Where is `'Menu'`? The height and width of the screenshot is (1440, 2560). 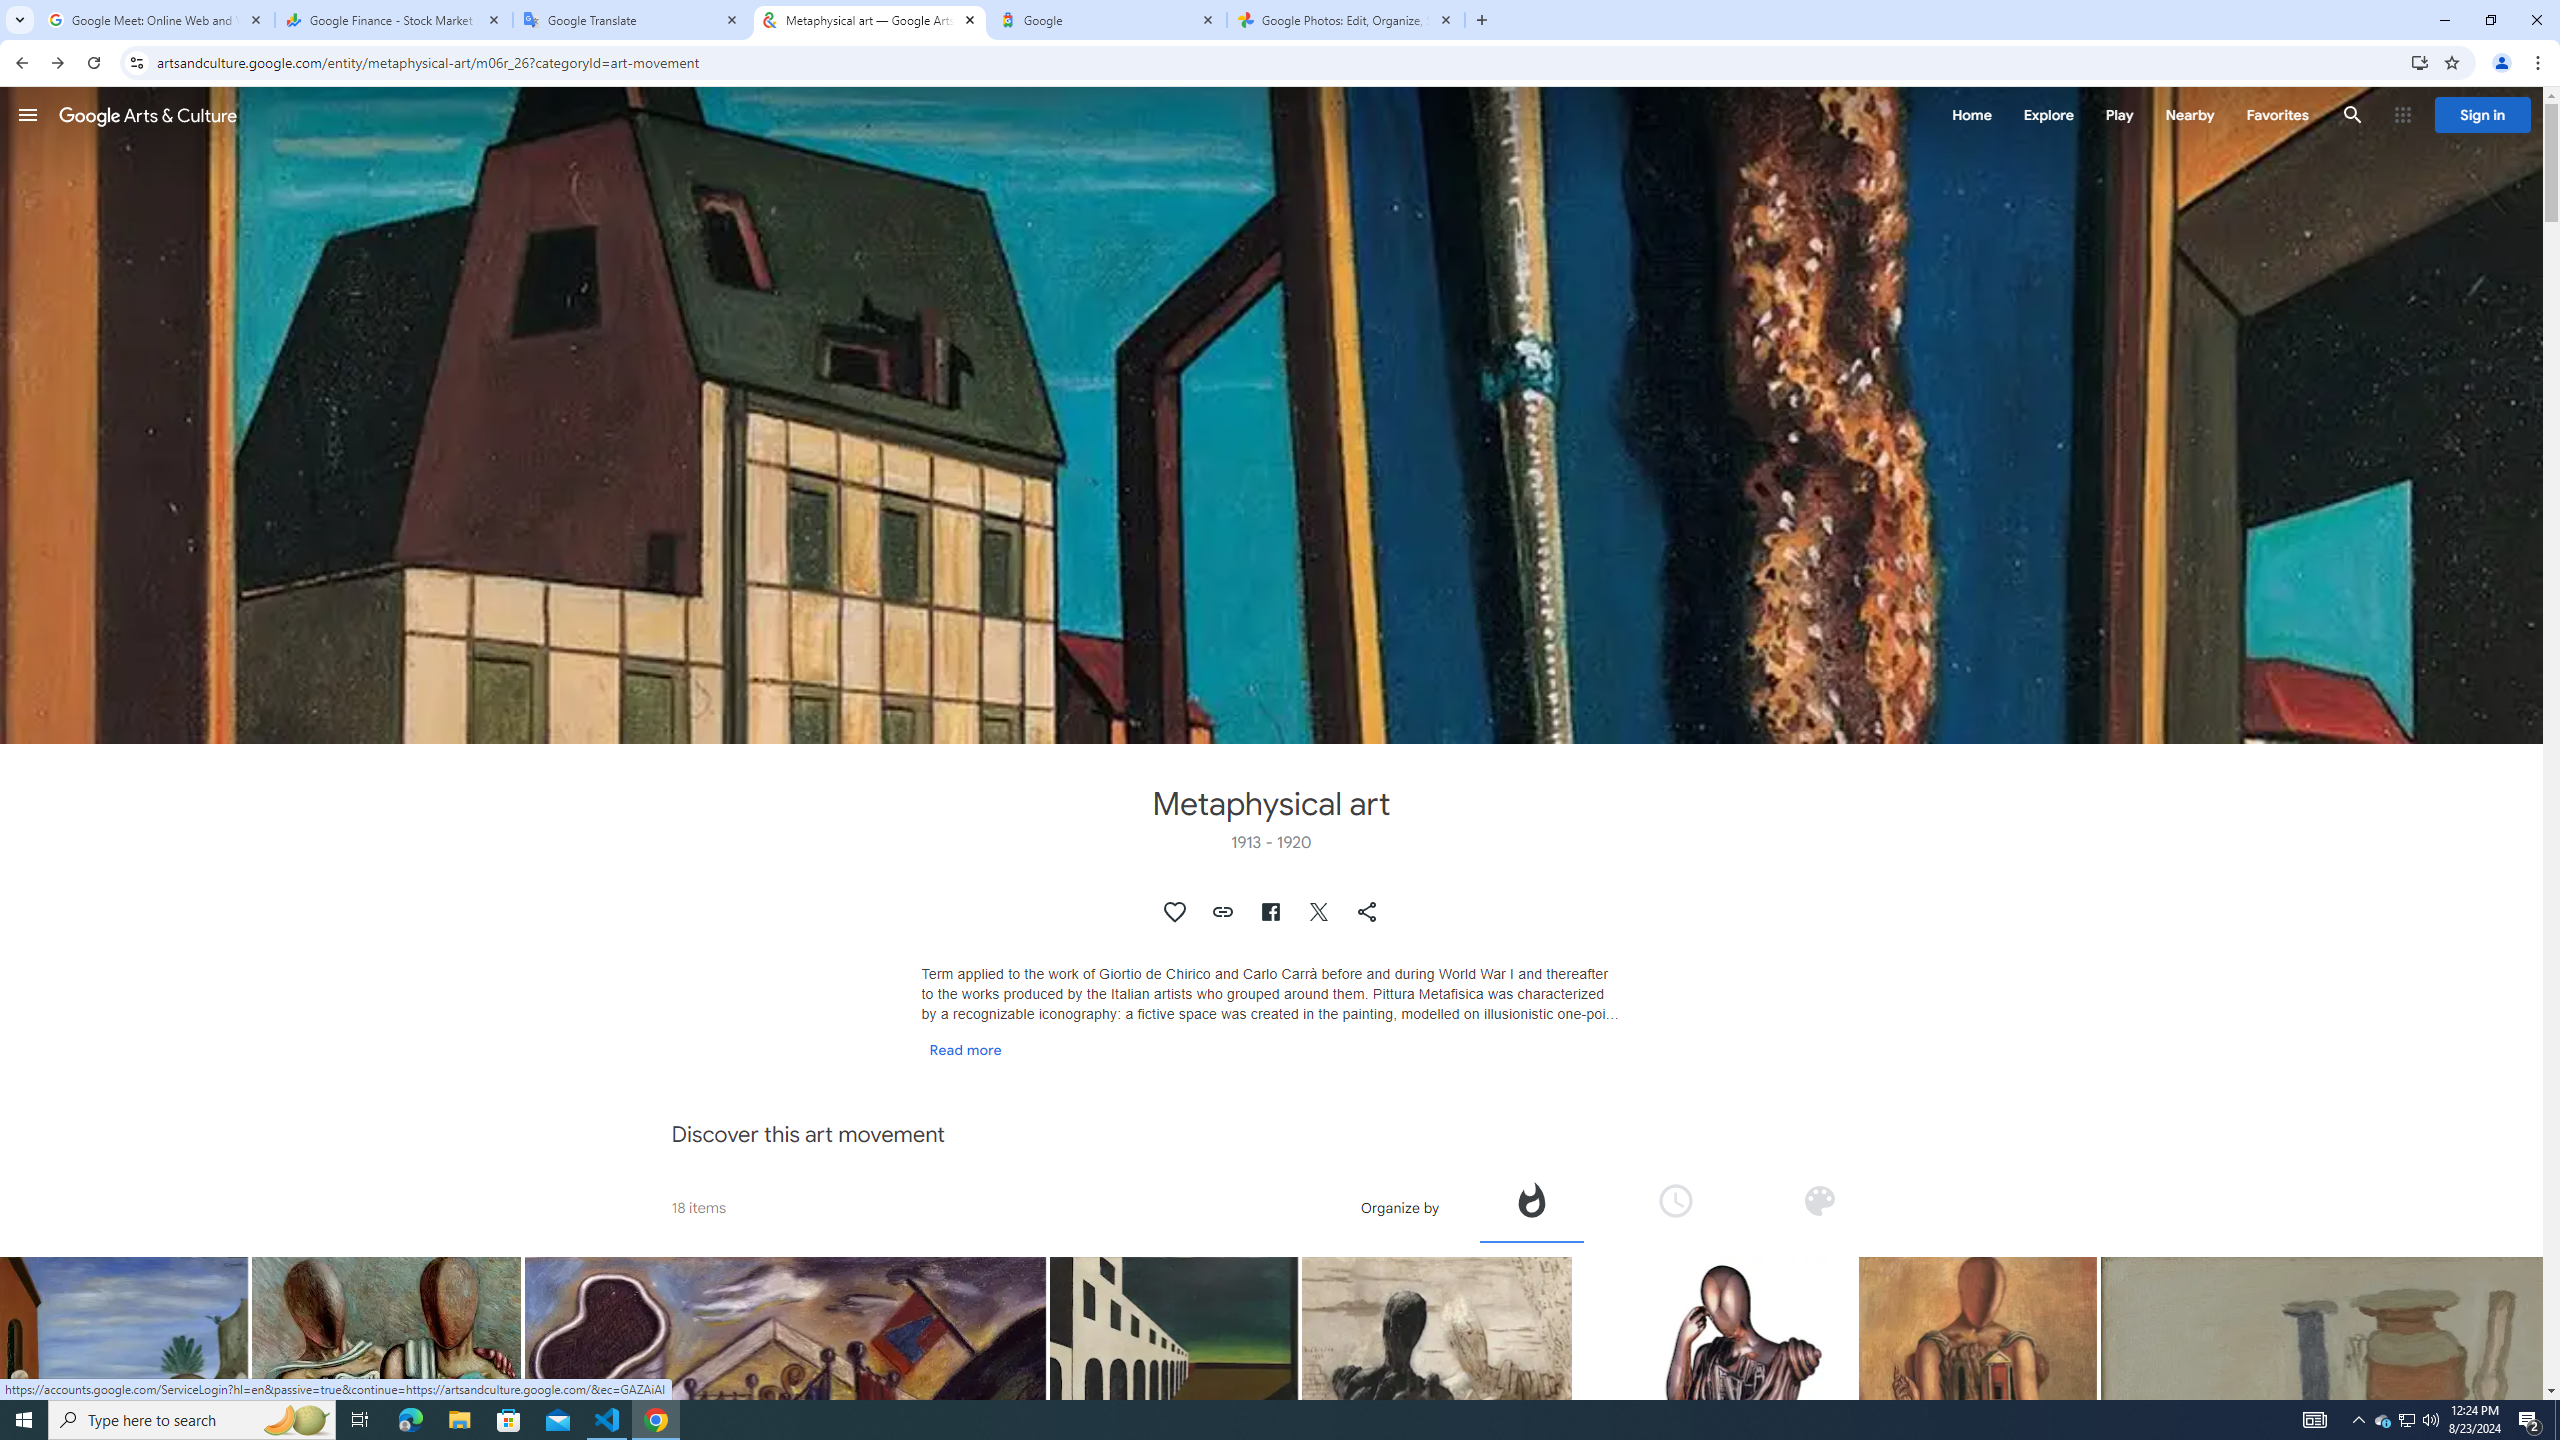
'Menu' is located at coordinates (28, 114).